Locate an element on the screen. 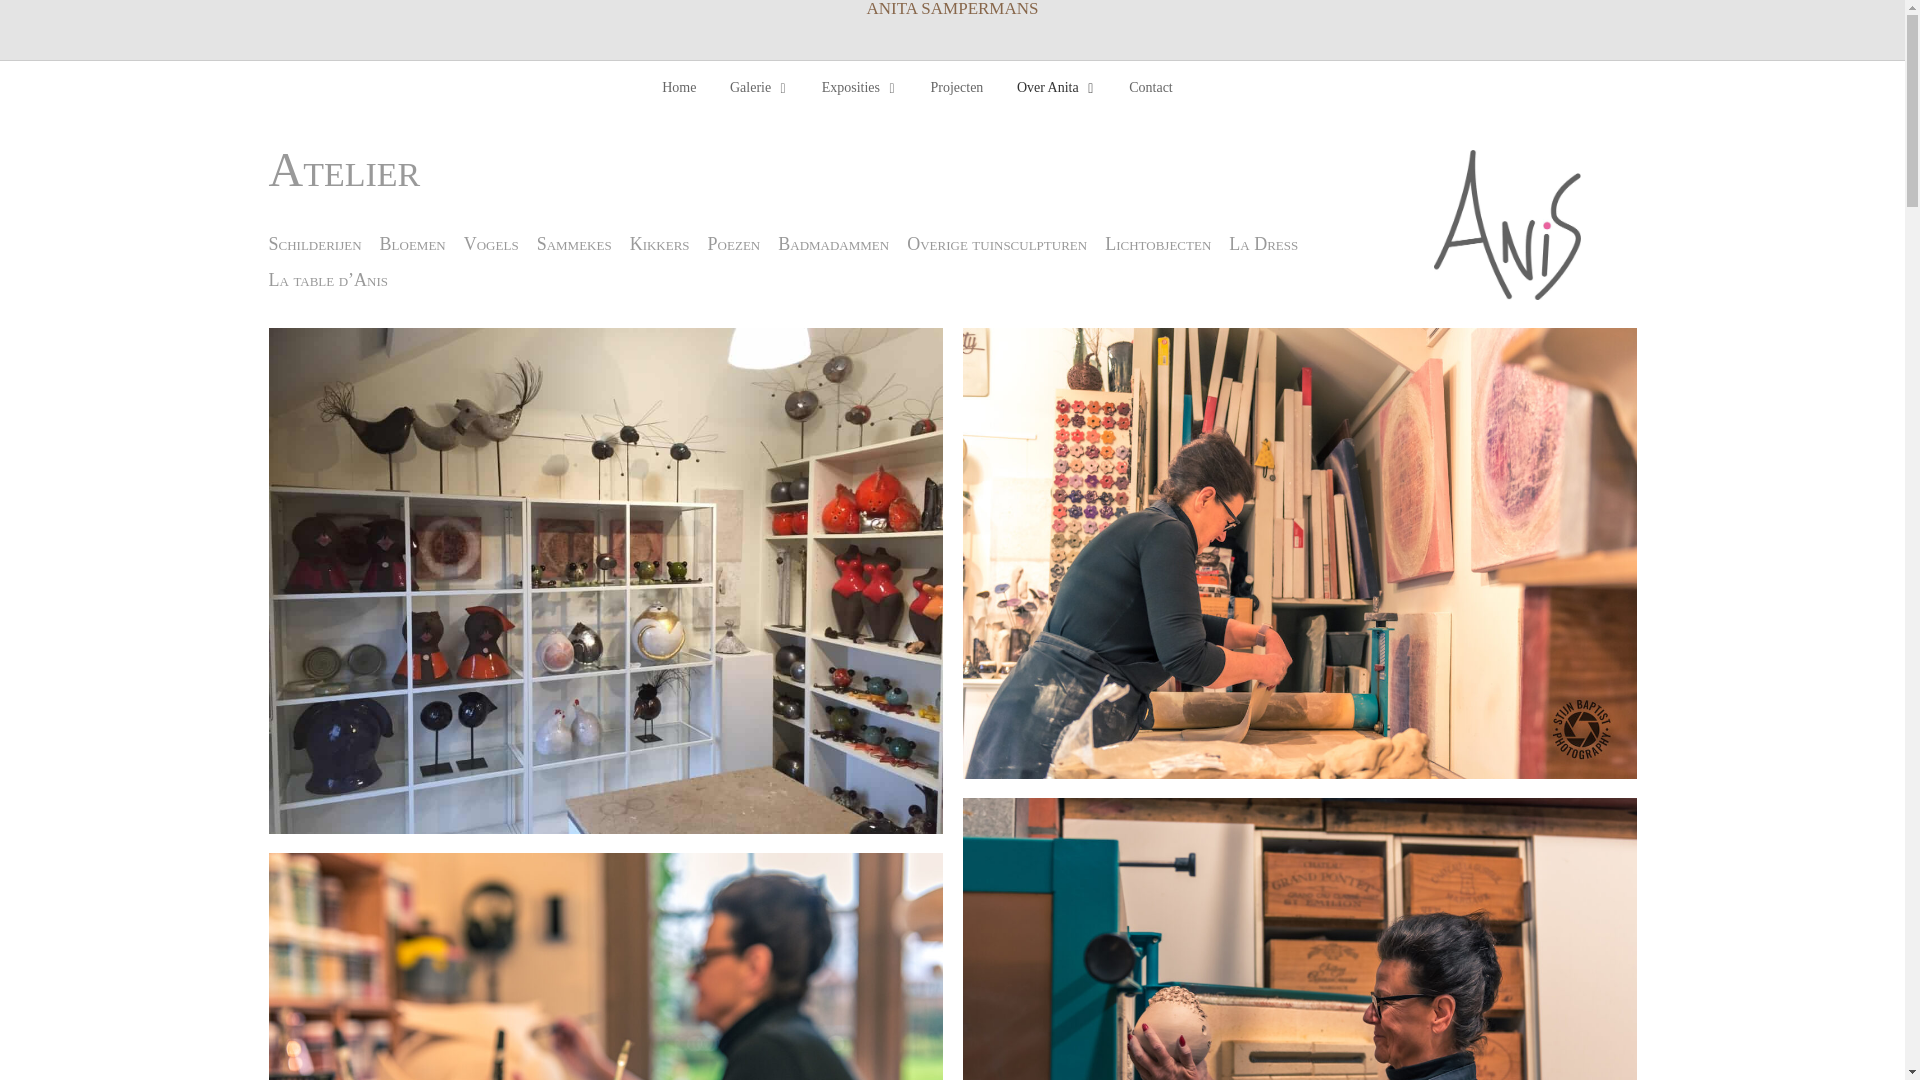 The height and width of the screenshot is (1080, 1920). 'anis' is located at coordinates (1507, 224).